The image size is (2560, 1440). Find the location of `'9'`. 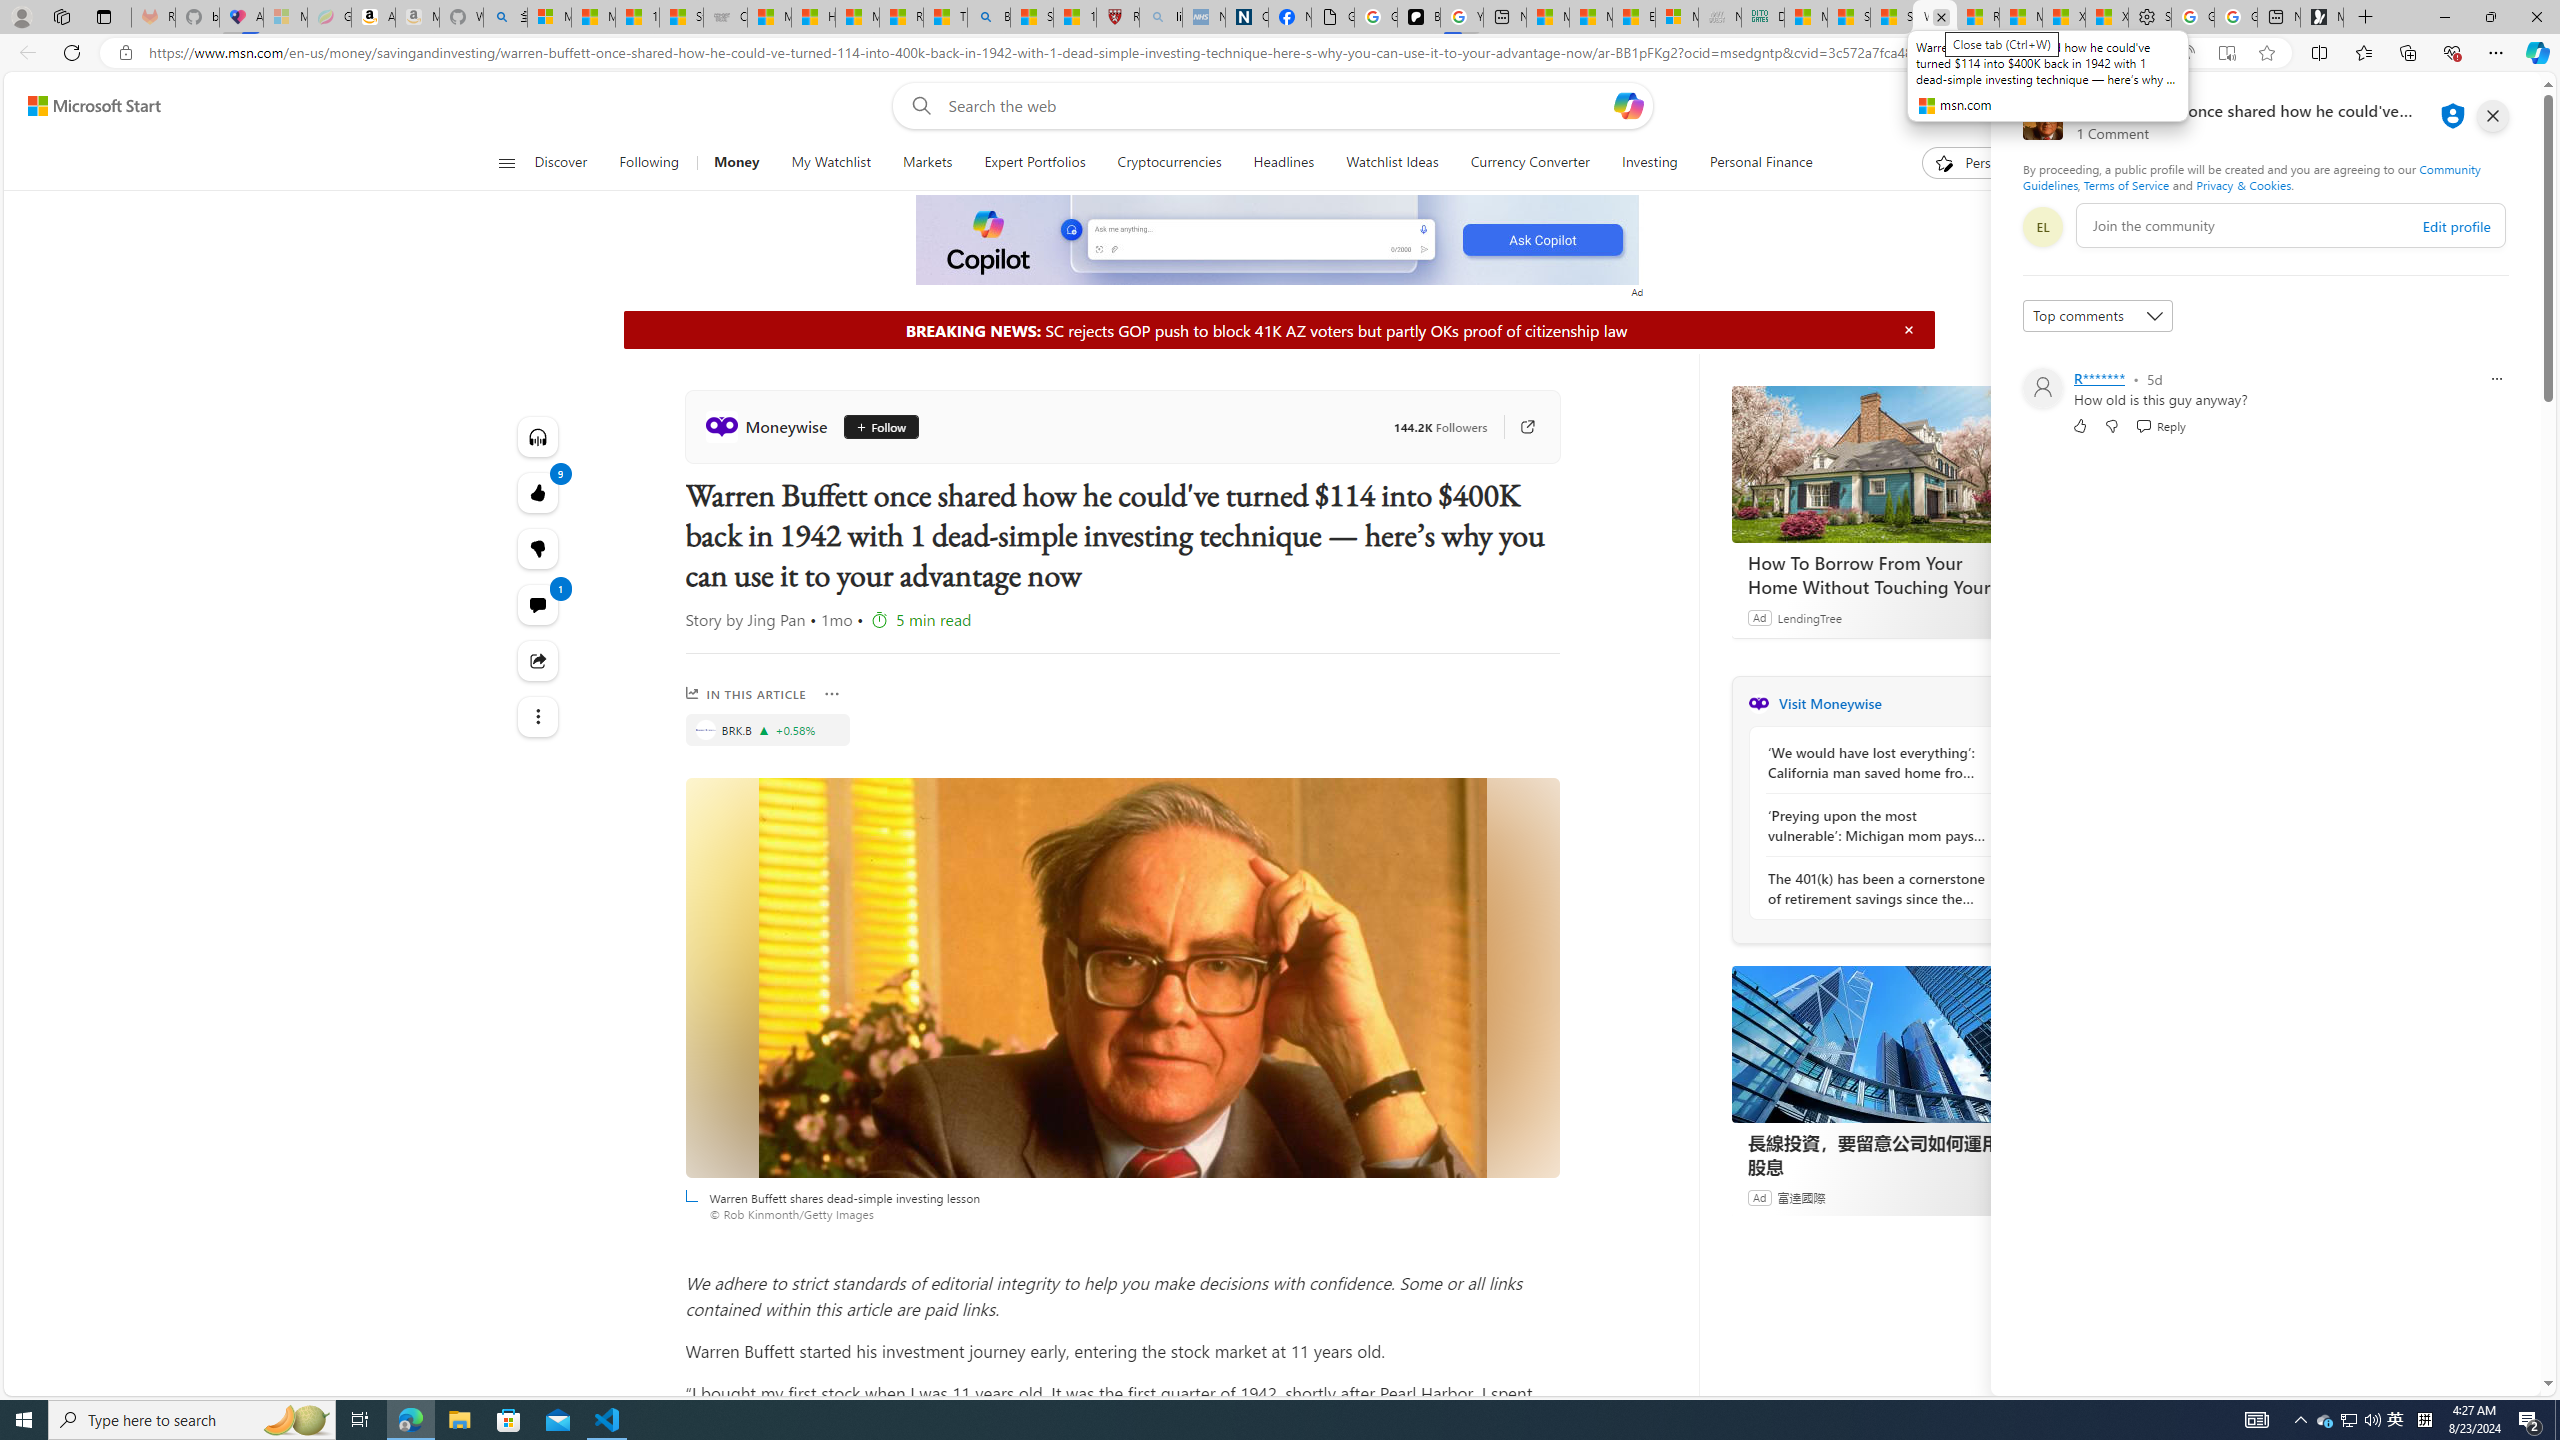

'9' is located at coordinates (537, 548).